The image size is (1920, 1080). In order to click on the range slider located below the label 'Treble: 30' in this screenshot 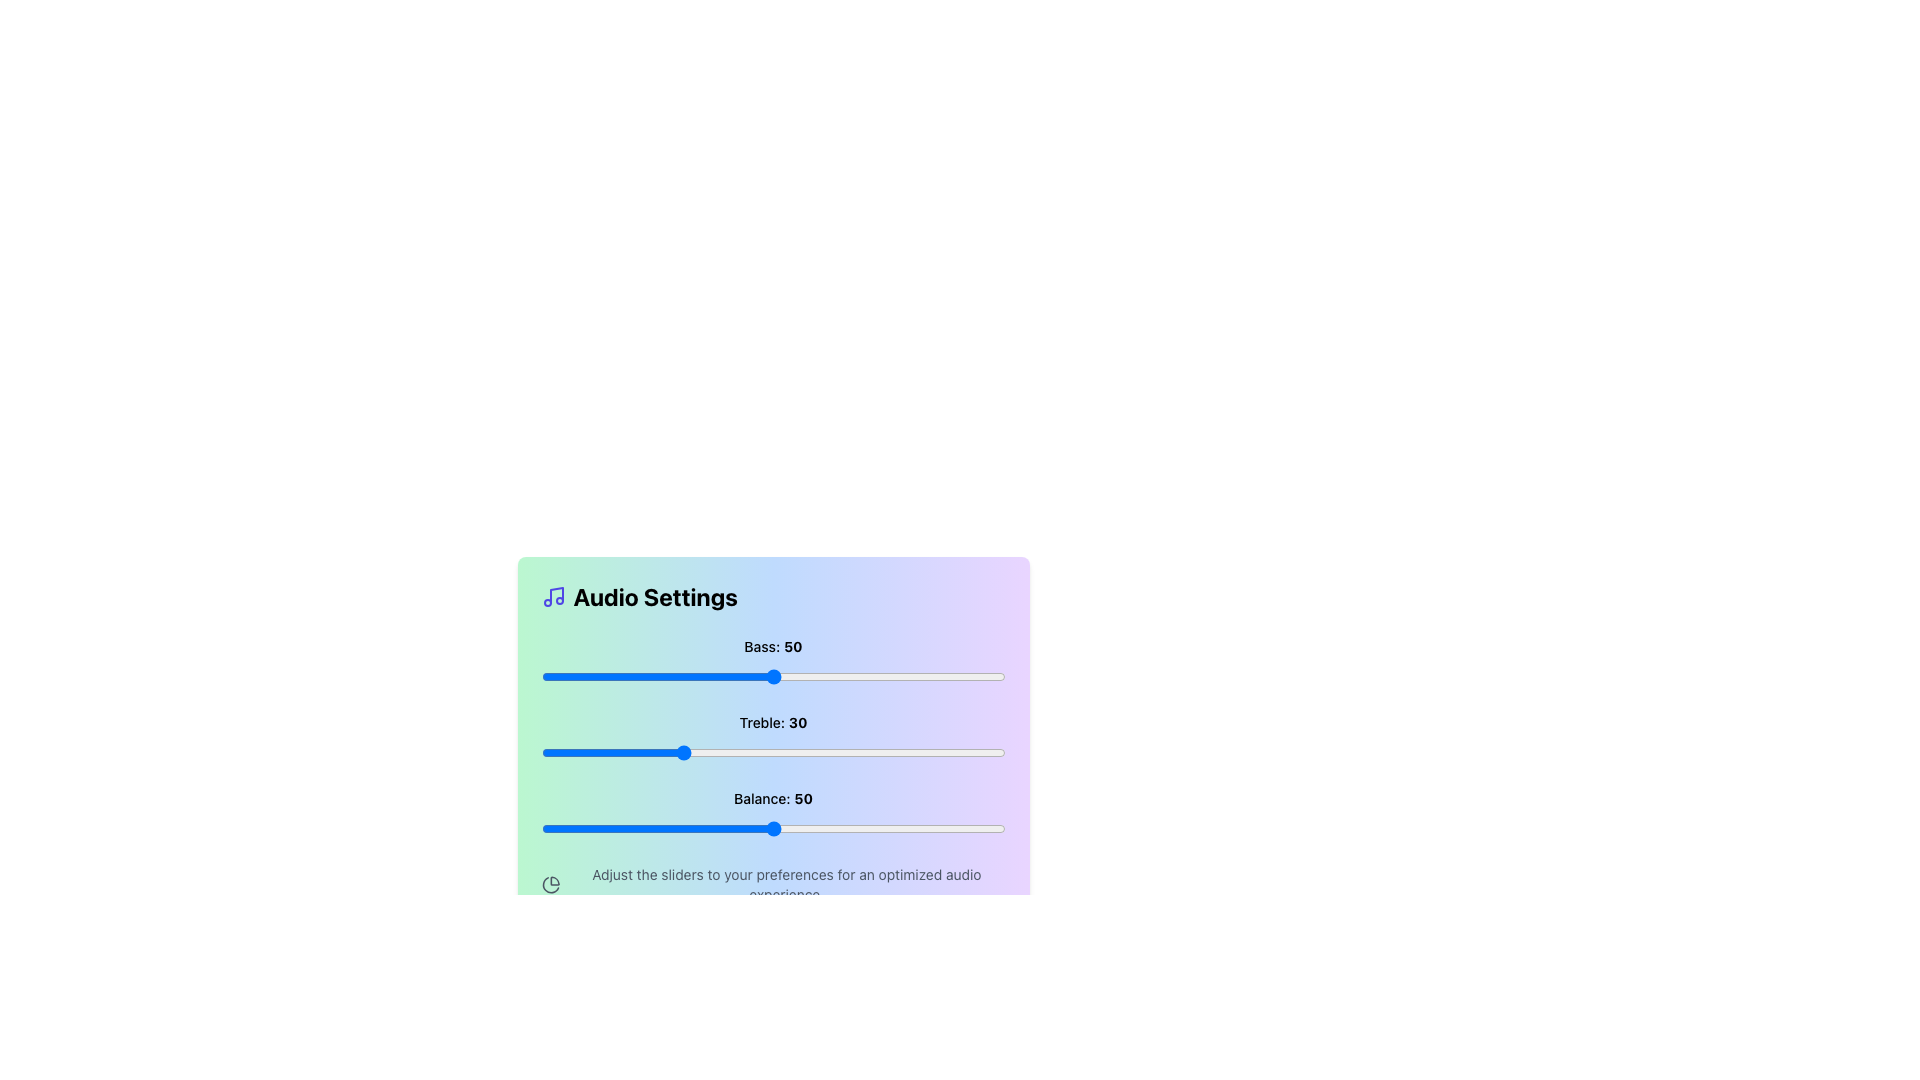, I will do `click(772, 752)`.